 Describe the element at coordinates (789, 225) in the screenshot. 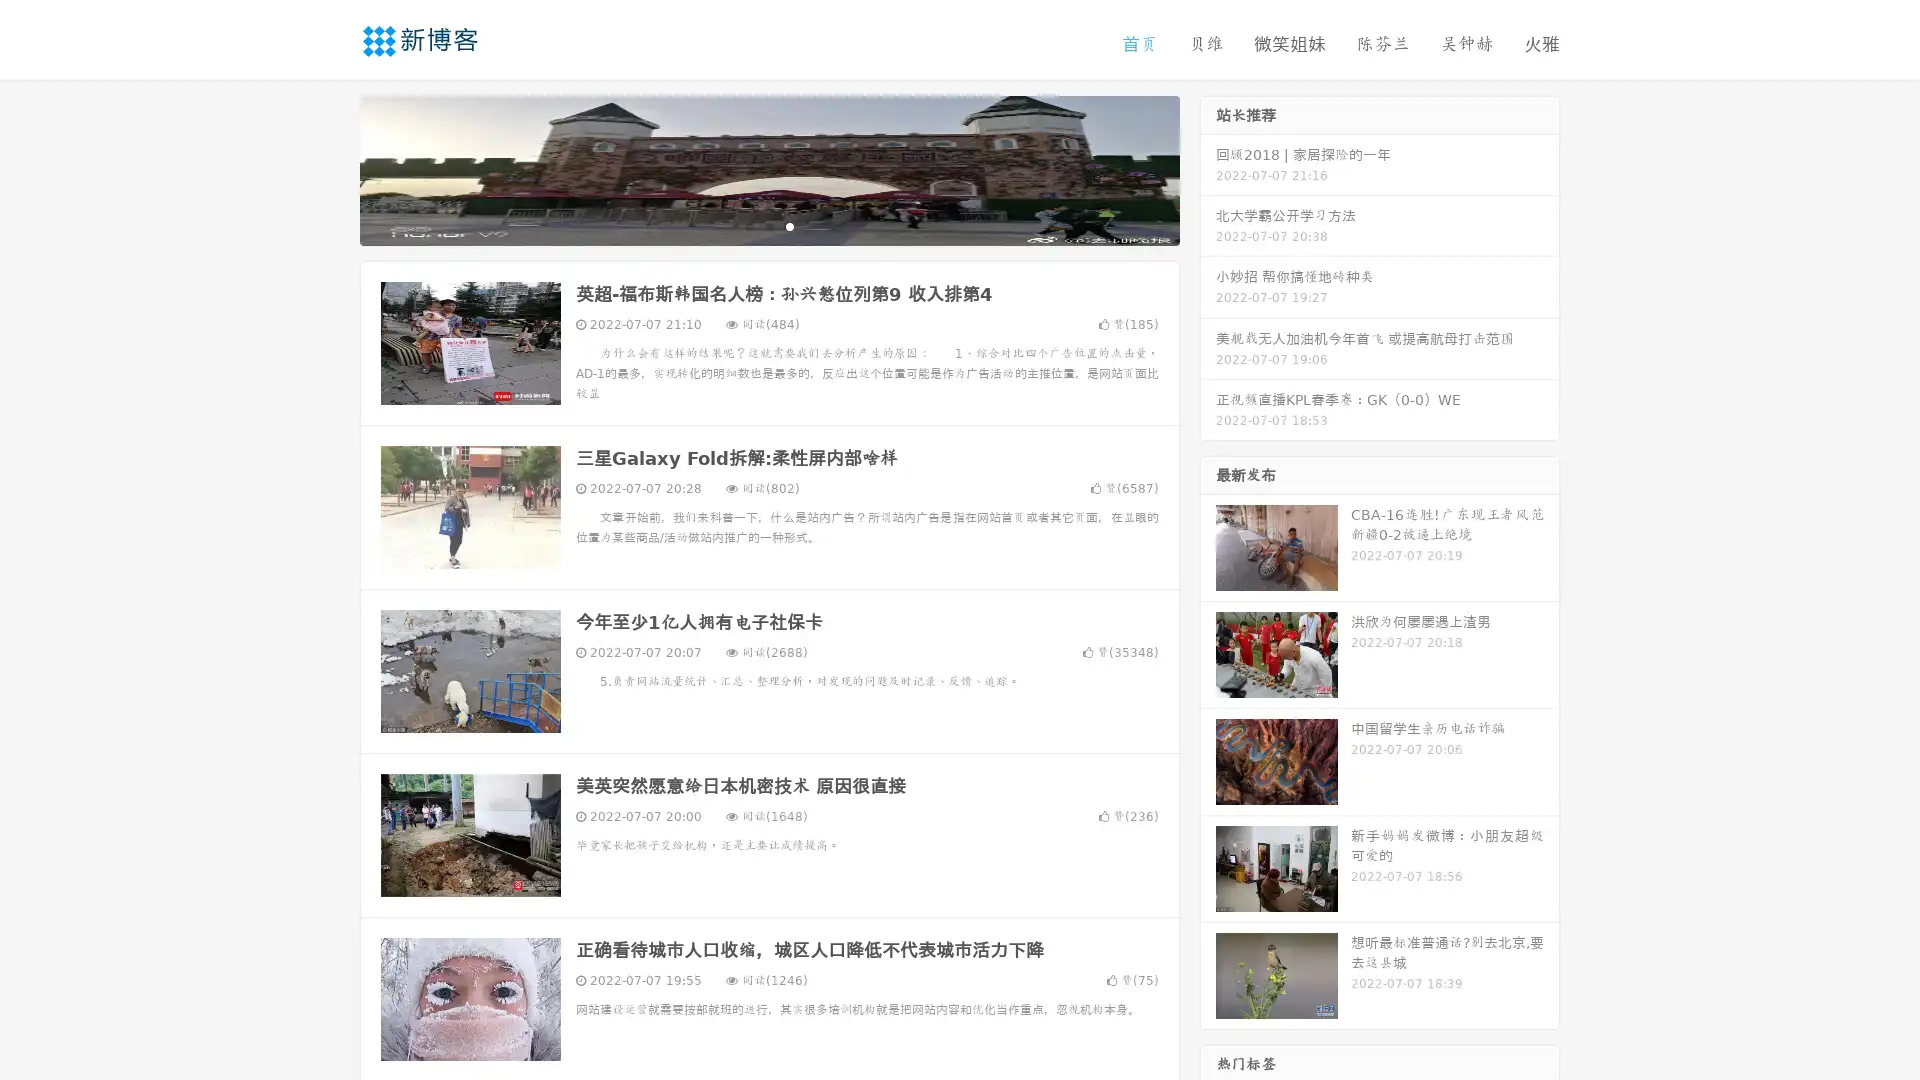

I see `Go to slide 3` at that location.